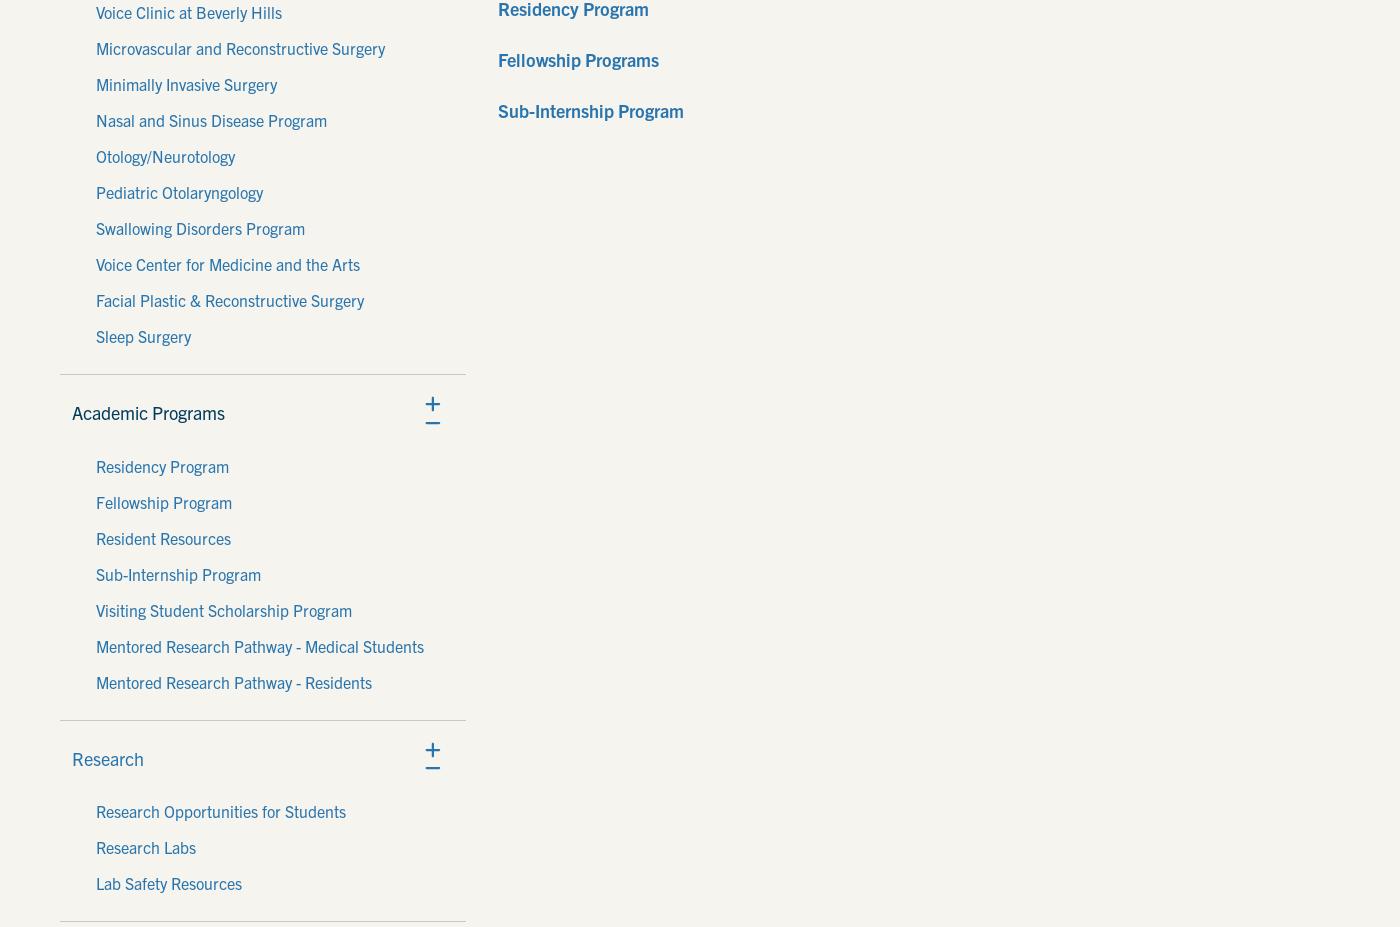  I want to click on 'Mentored Research Pathway - Medical Students', so click(259, 644).